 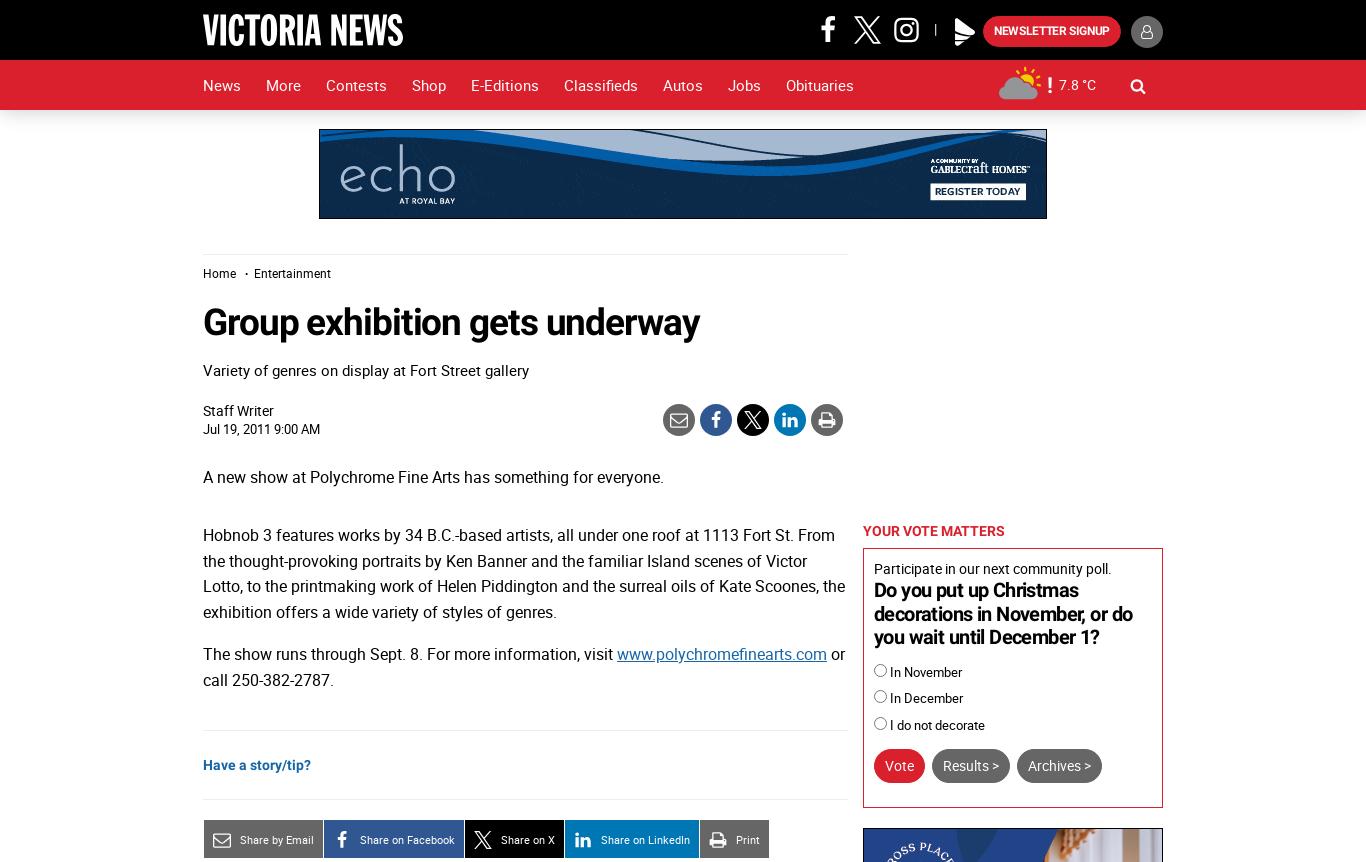 I want to click on 'Classifieds', so click(x=564, y=83).